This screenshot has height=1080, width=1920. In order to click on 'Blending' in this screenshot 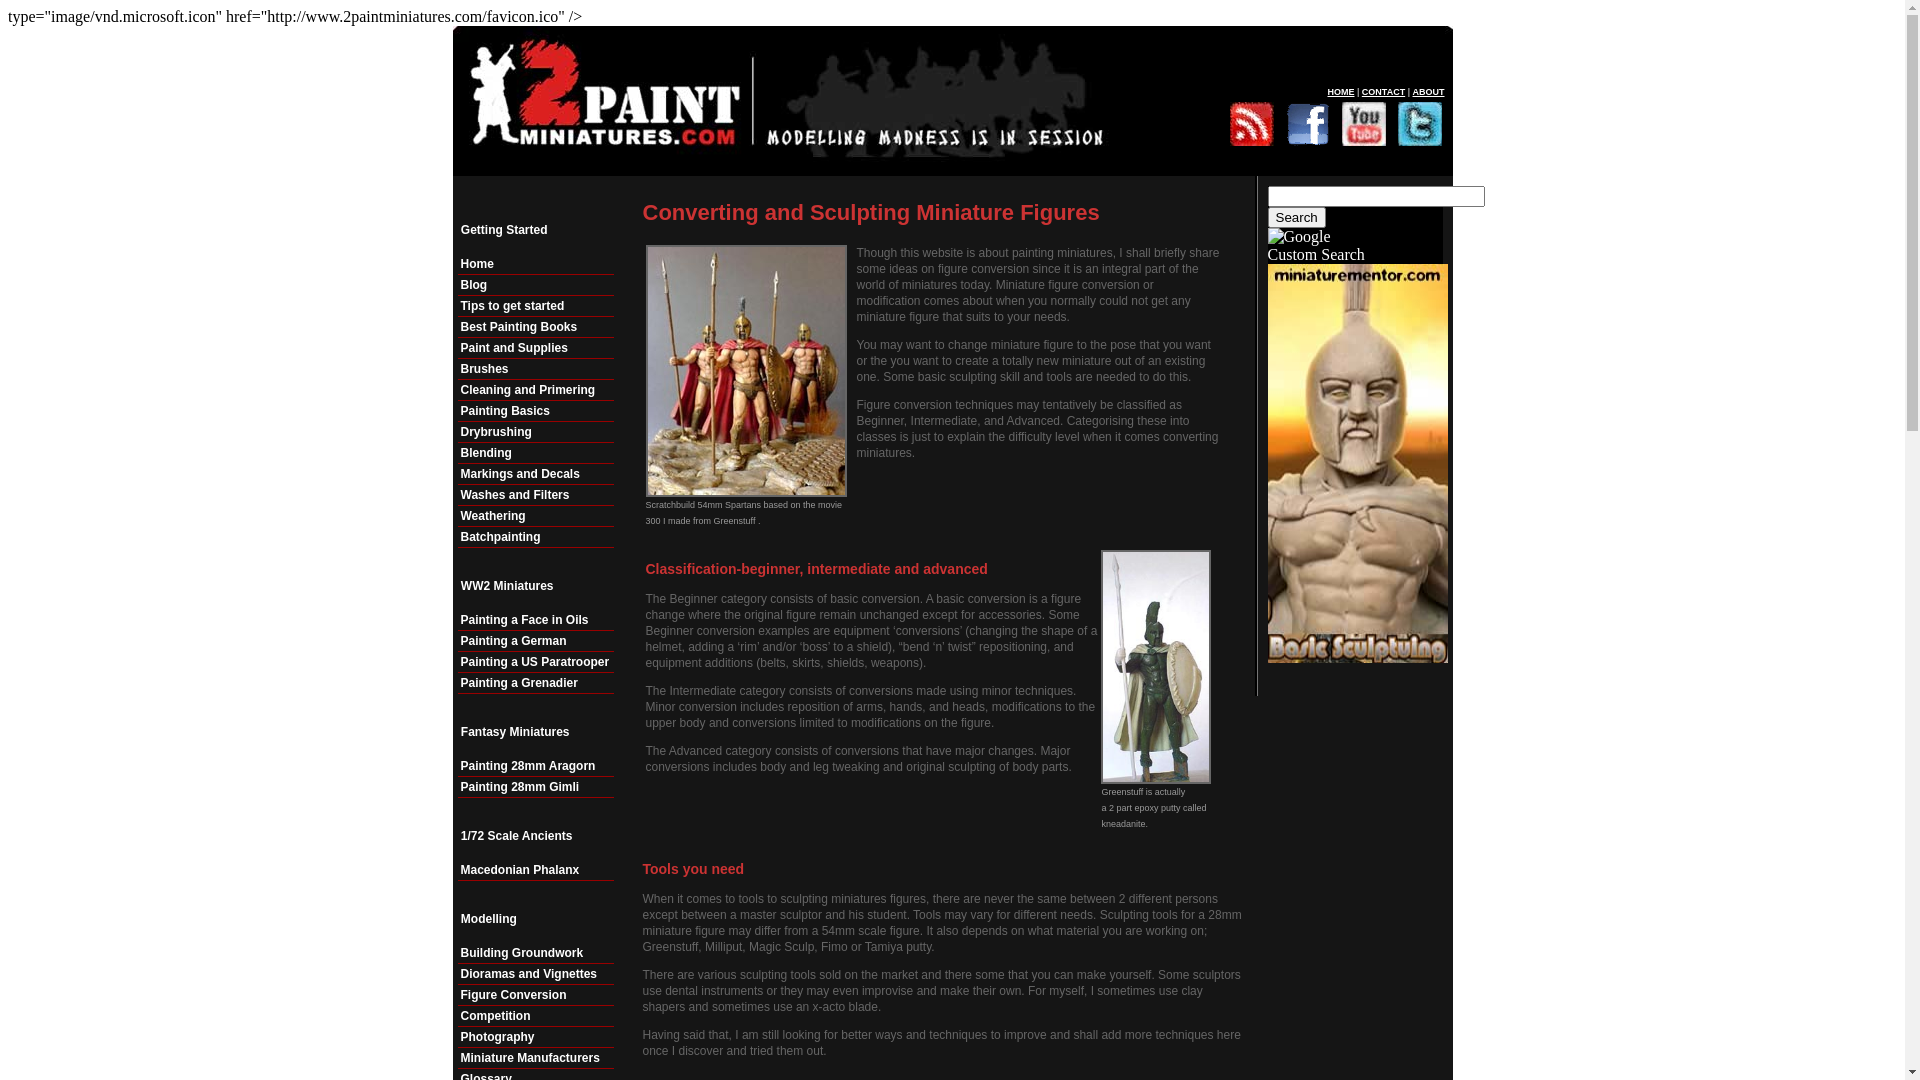, I will do `click(536, 453)`.